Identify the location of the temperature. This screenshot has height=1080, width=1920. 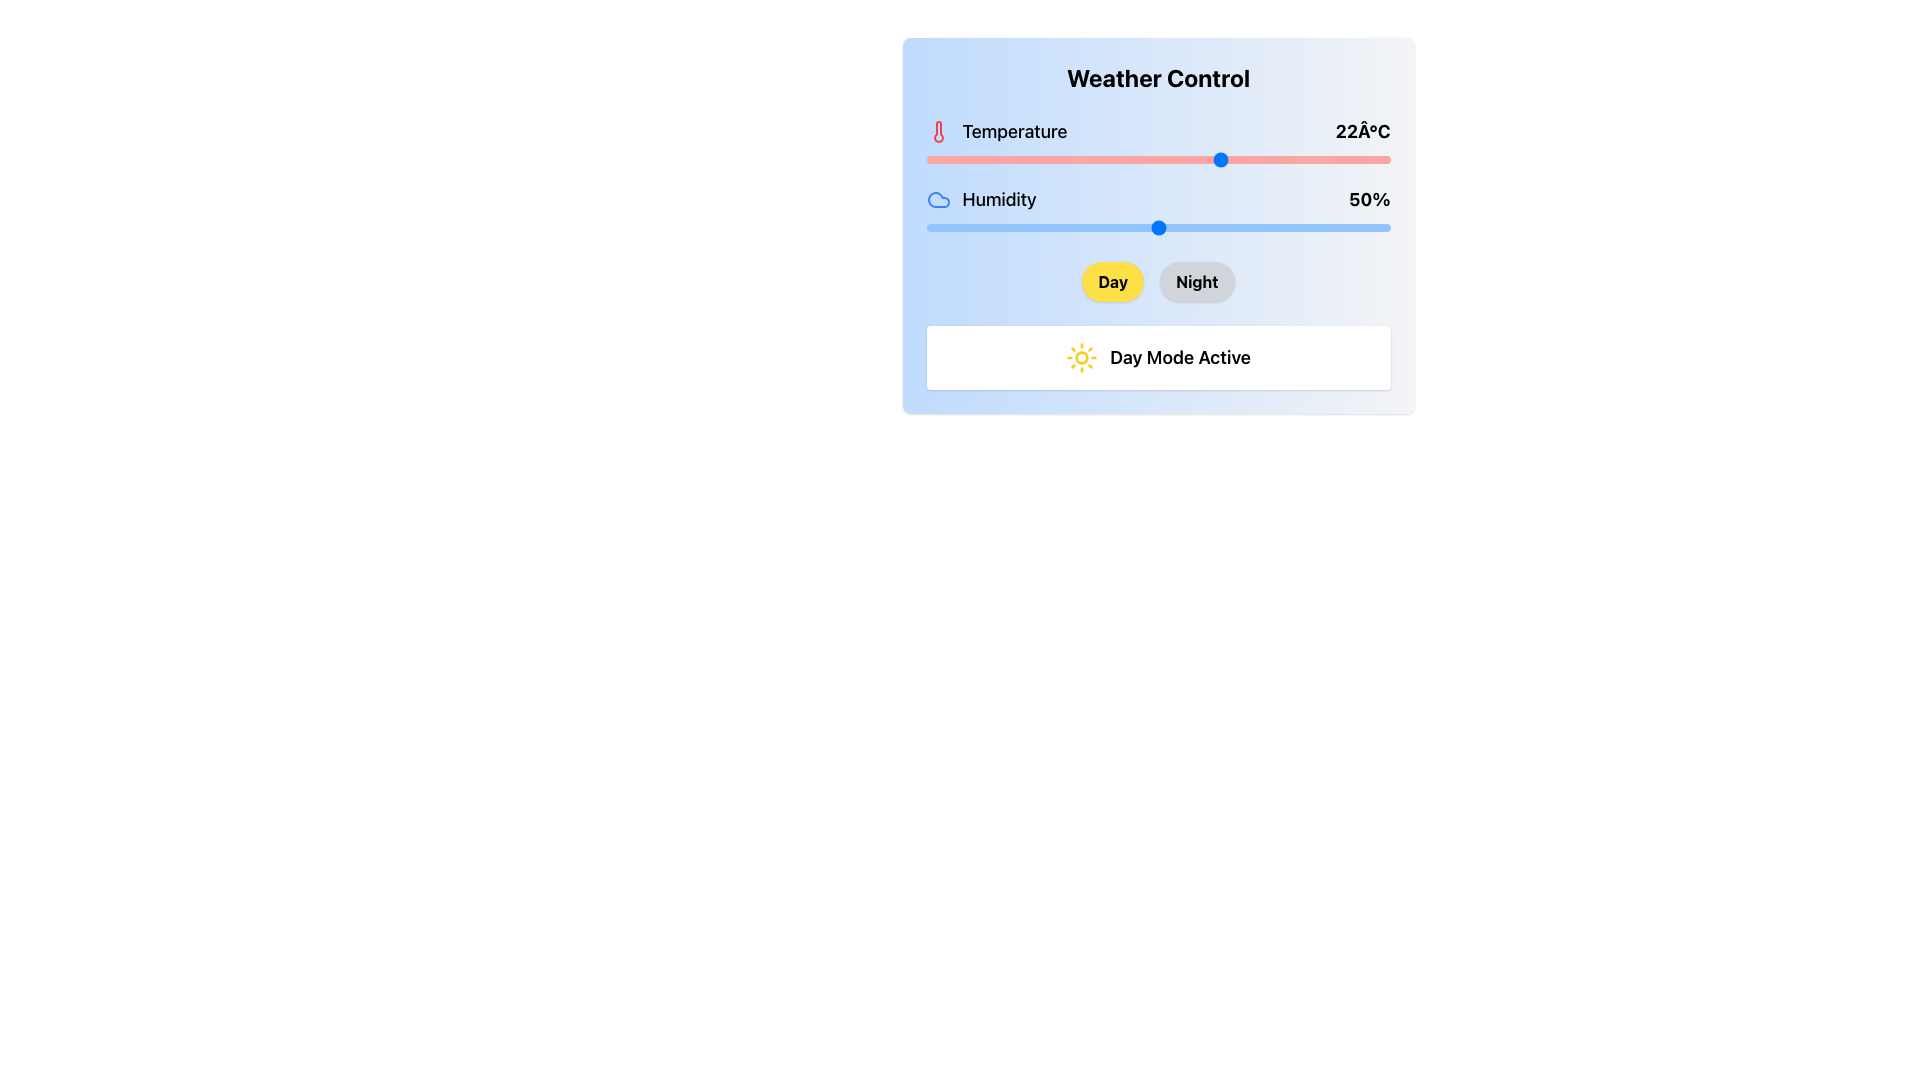
(1046, 158).